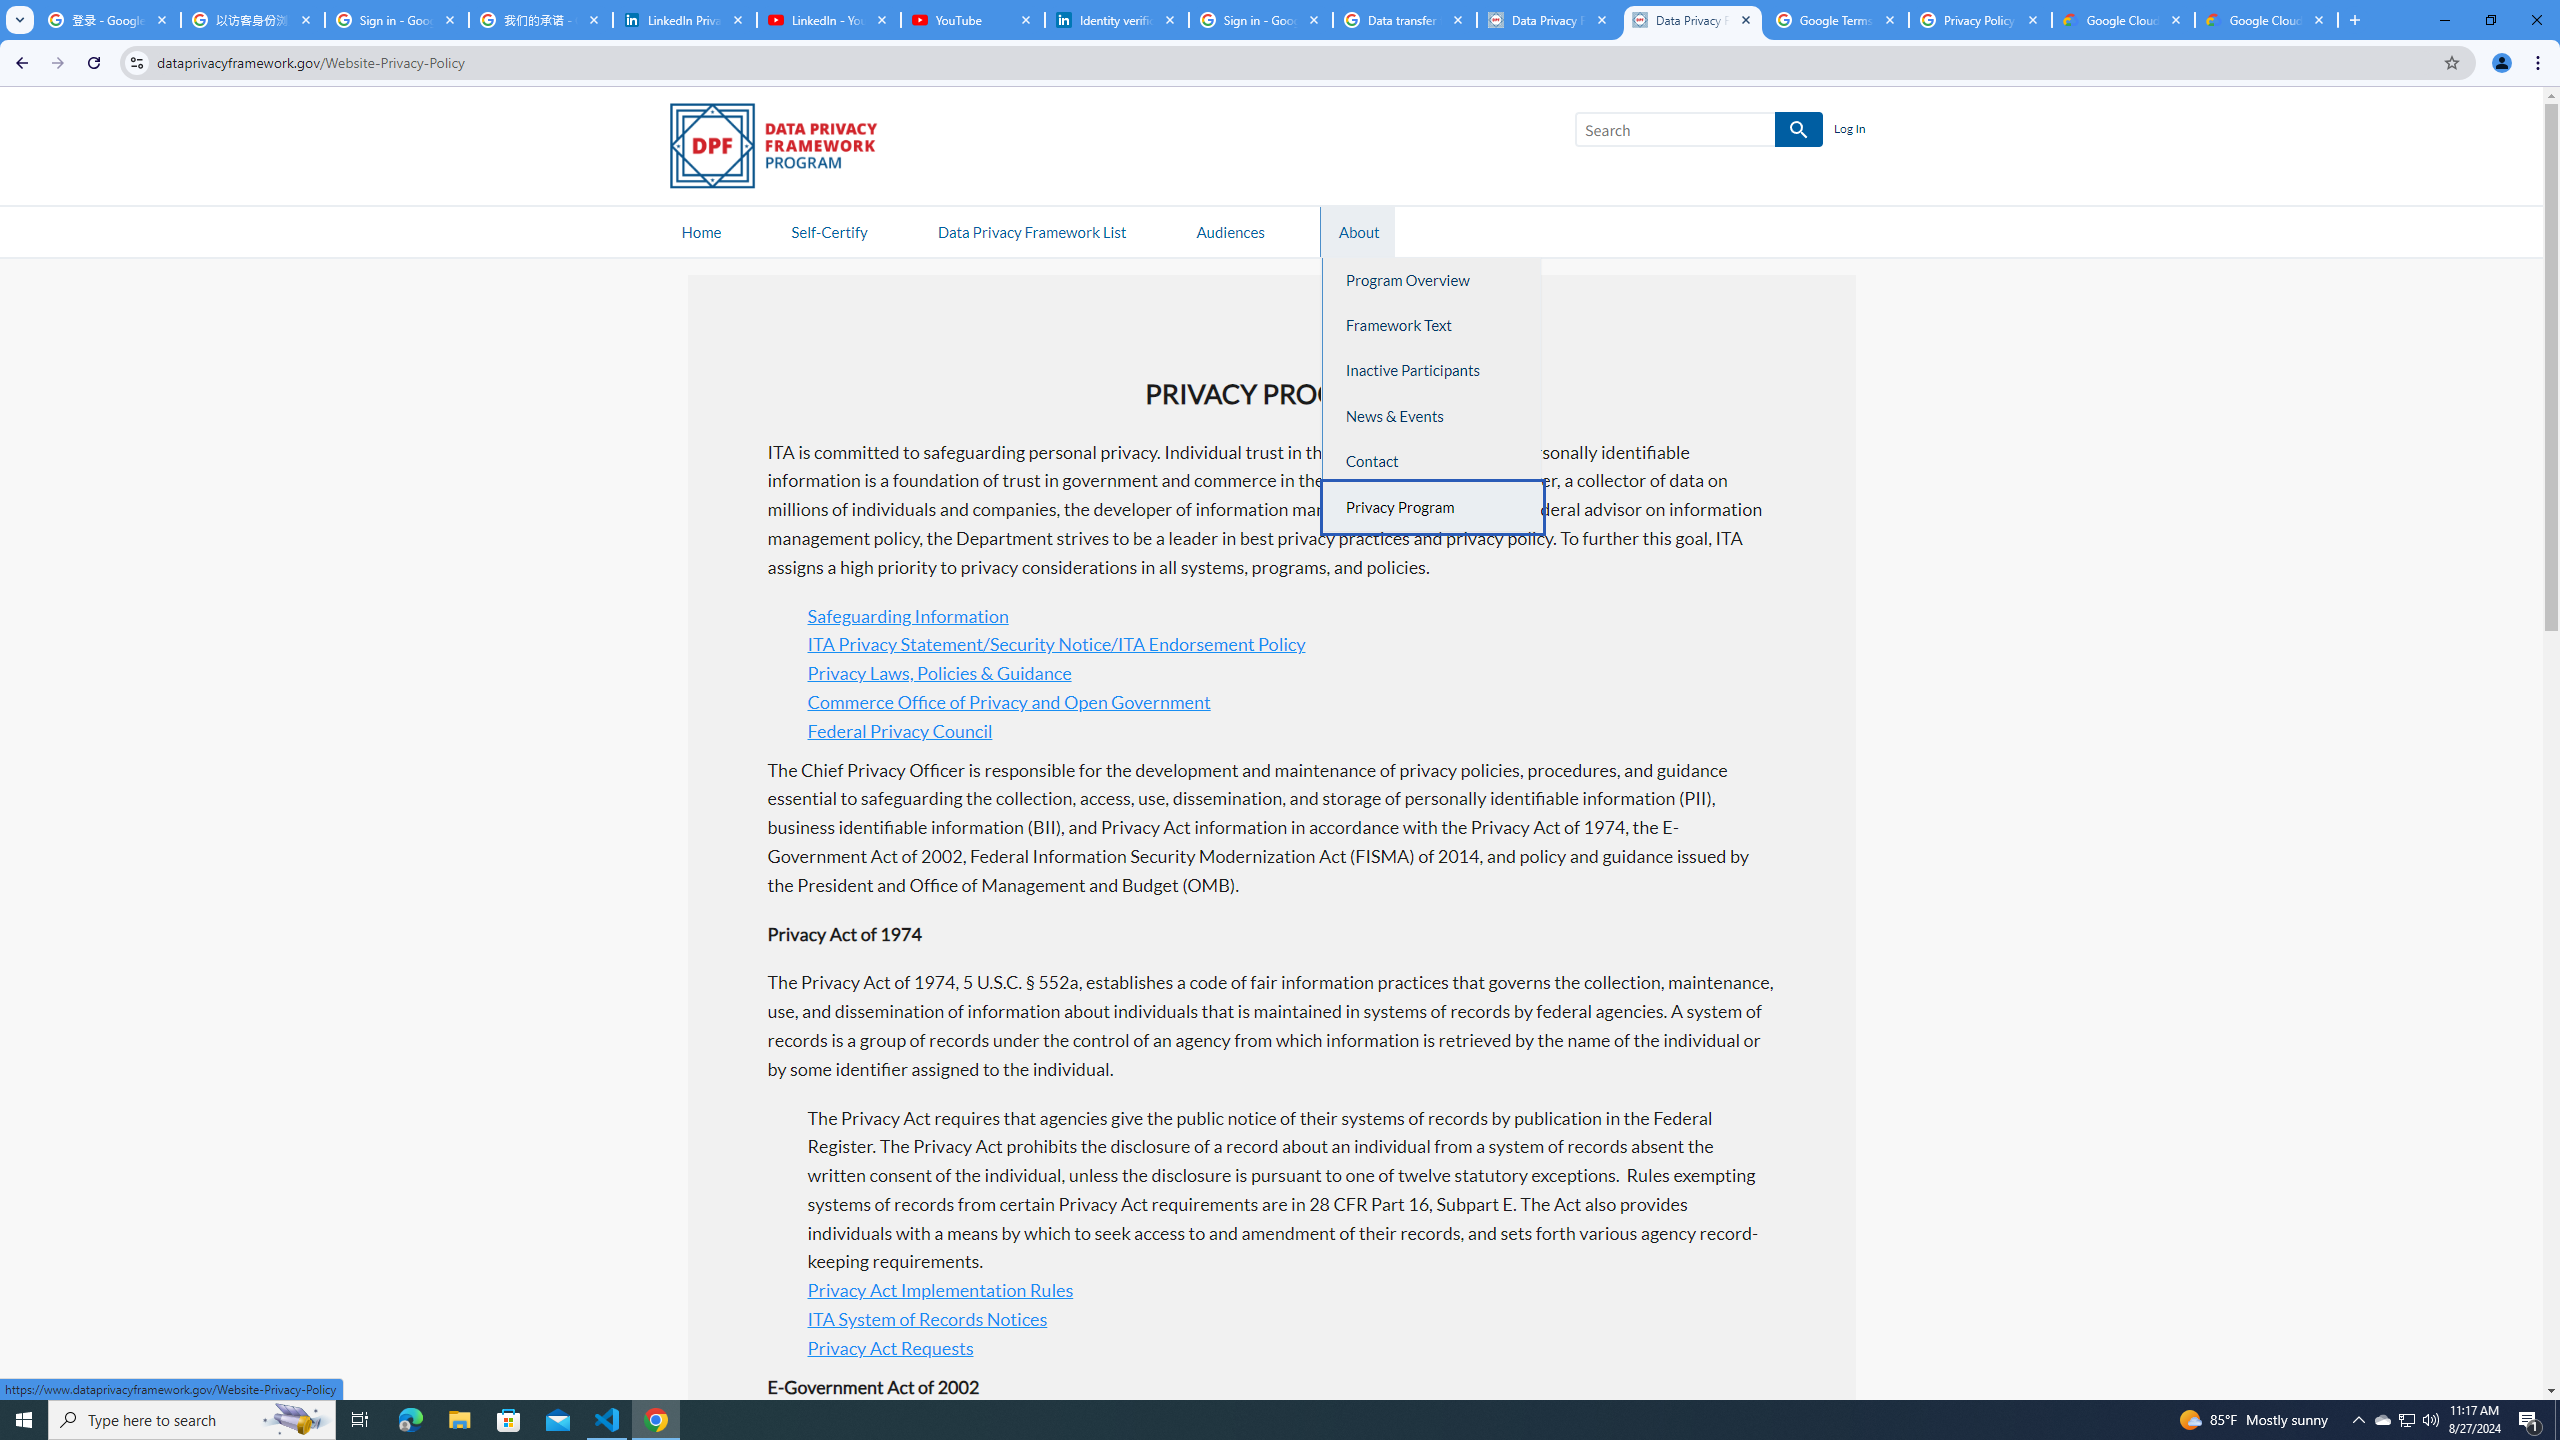  Describe the element at coordinates (828, 230) in the screenshot. I see `'Self-Certify'` at that location.